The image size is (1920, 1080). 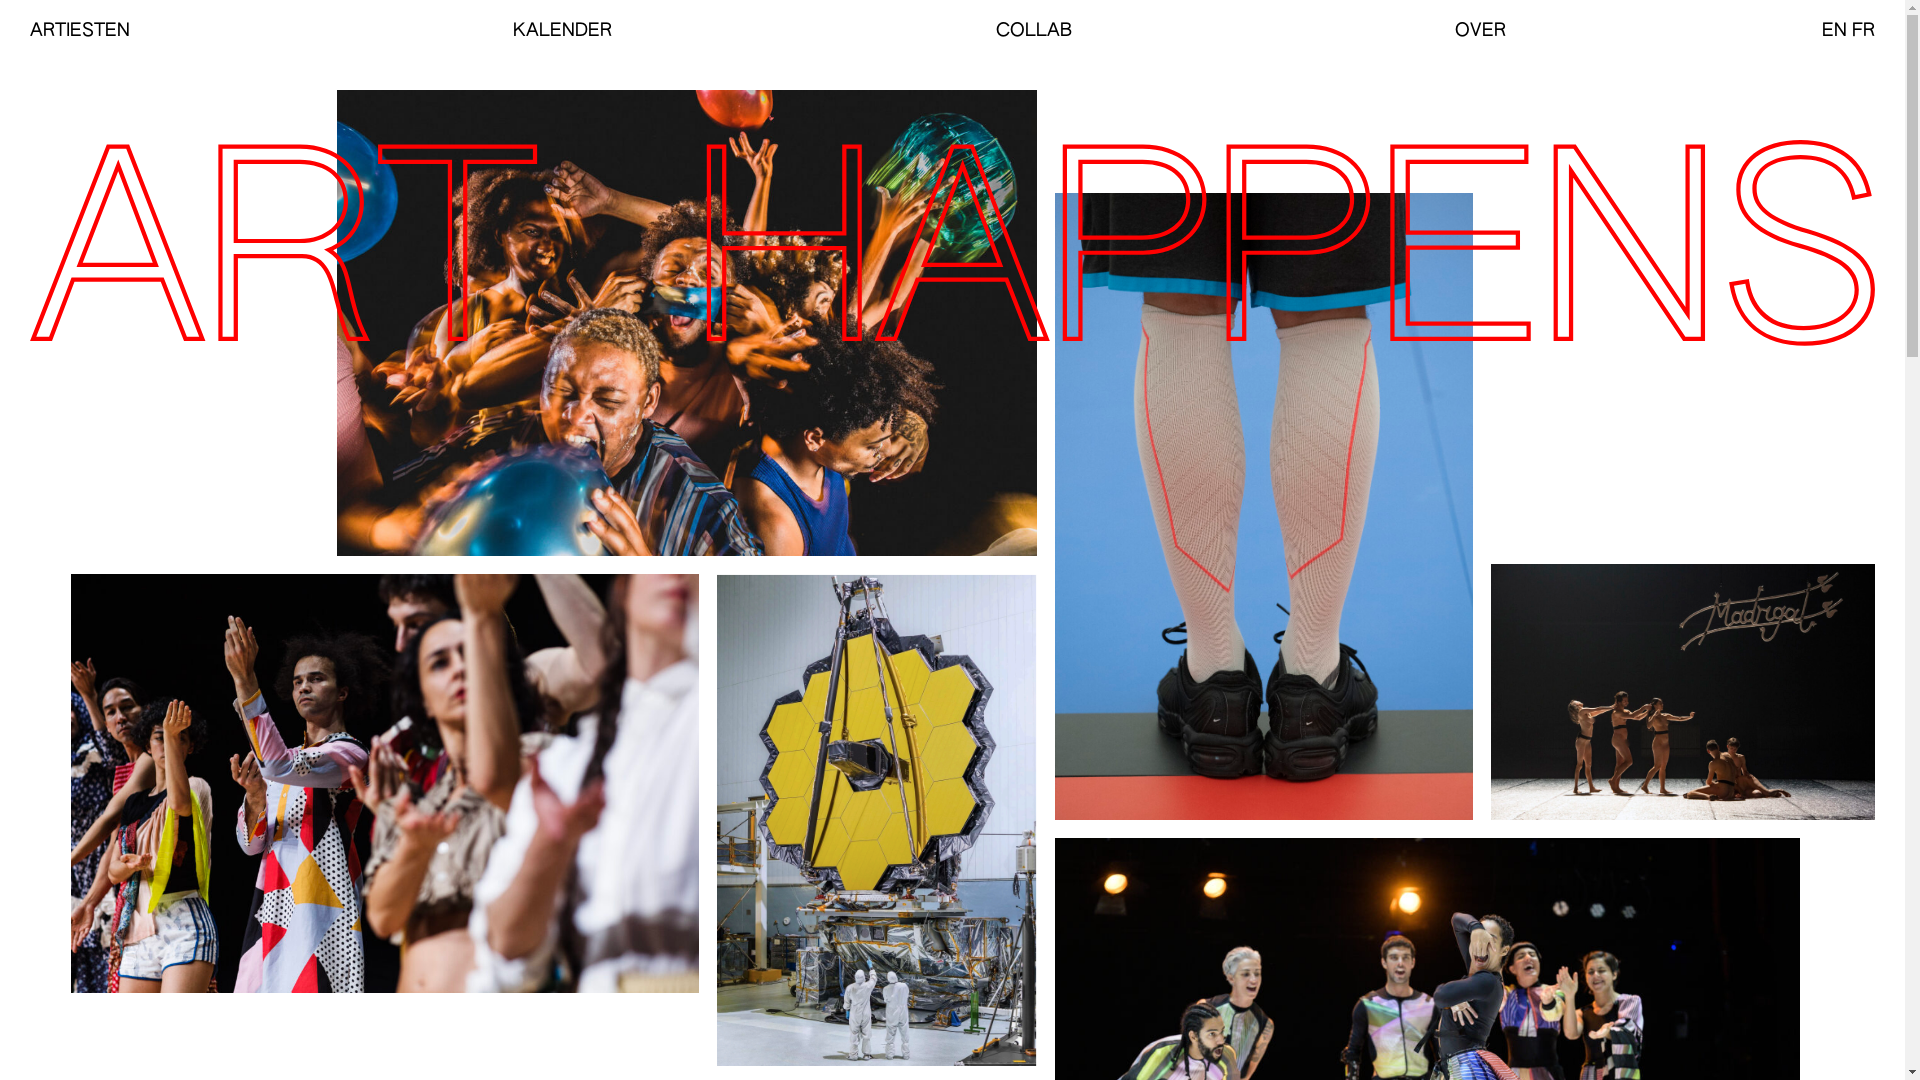 What do you see at coordinates (80, 30) in the screenshot?
I see `'ARTIESTEN'` at bounding box center [80, 30].